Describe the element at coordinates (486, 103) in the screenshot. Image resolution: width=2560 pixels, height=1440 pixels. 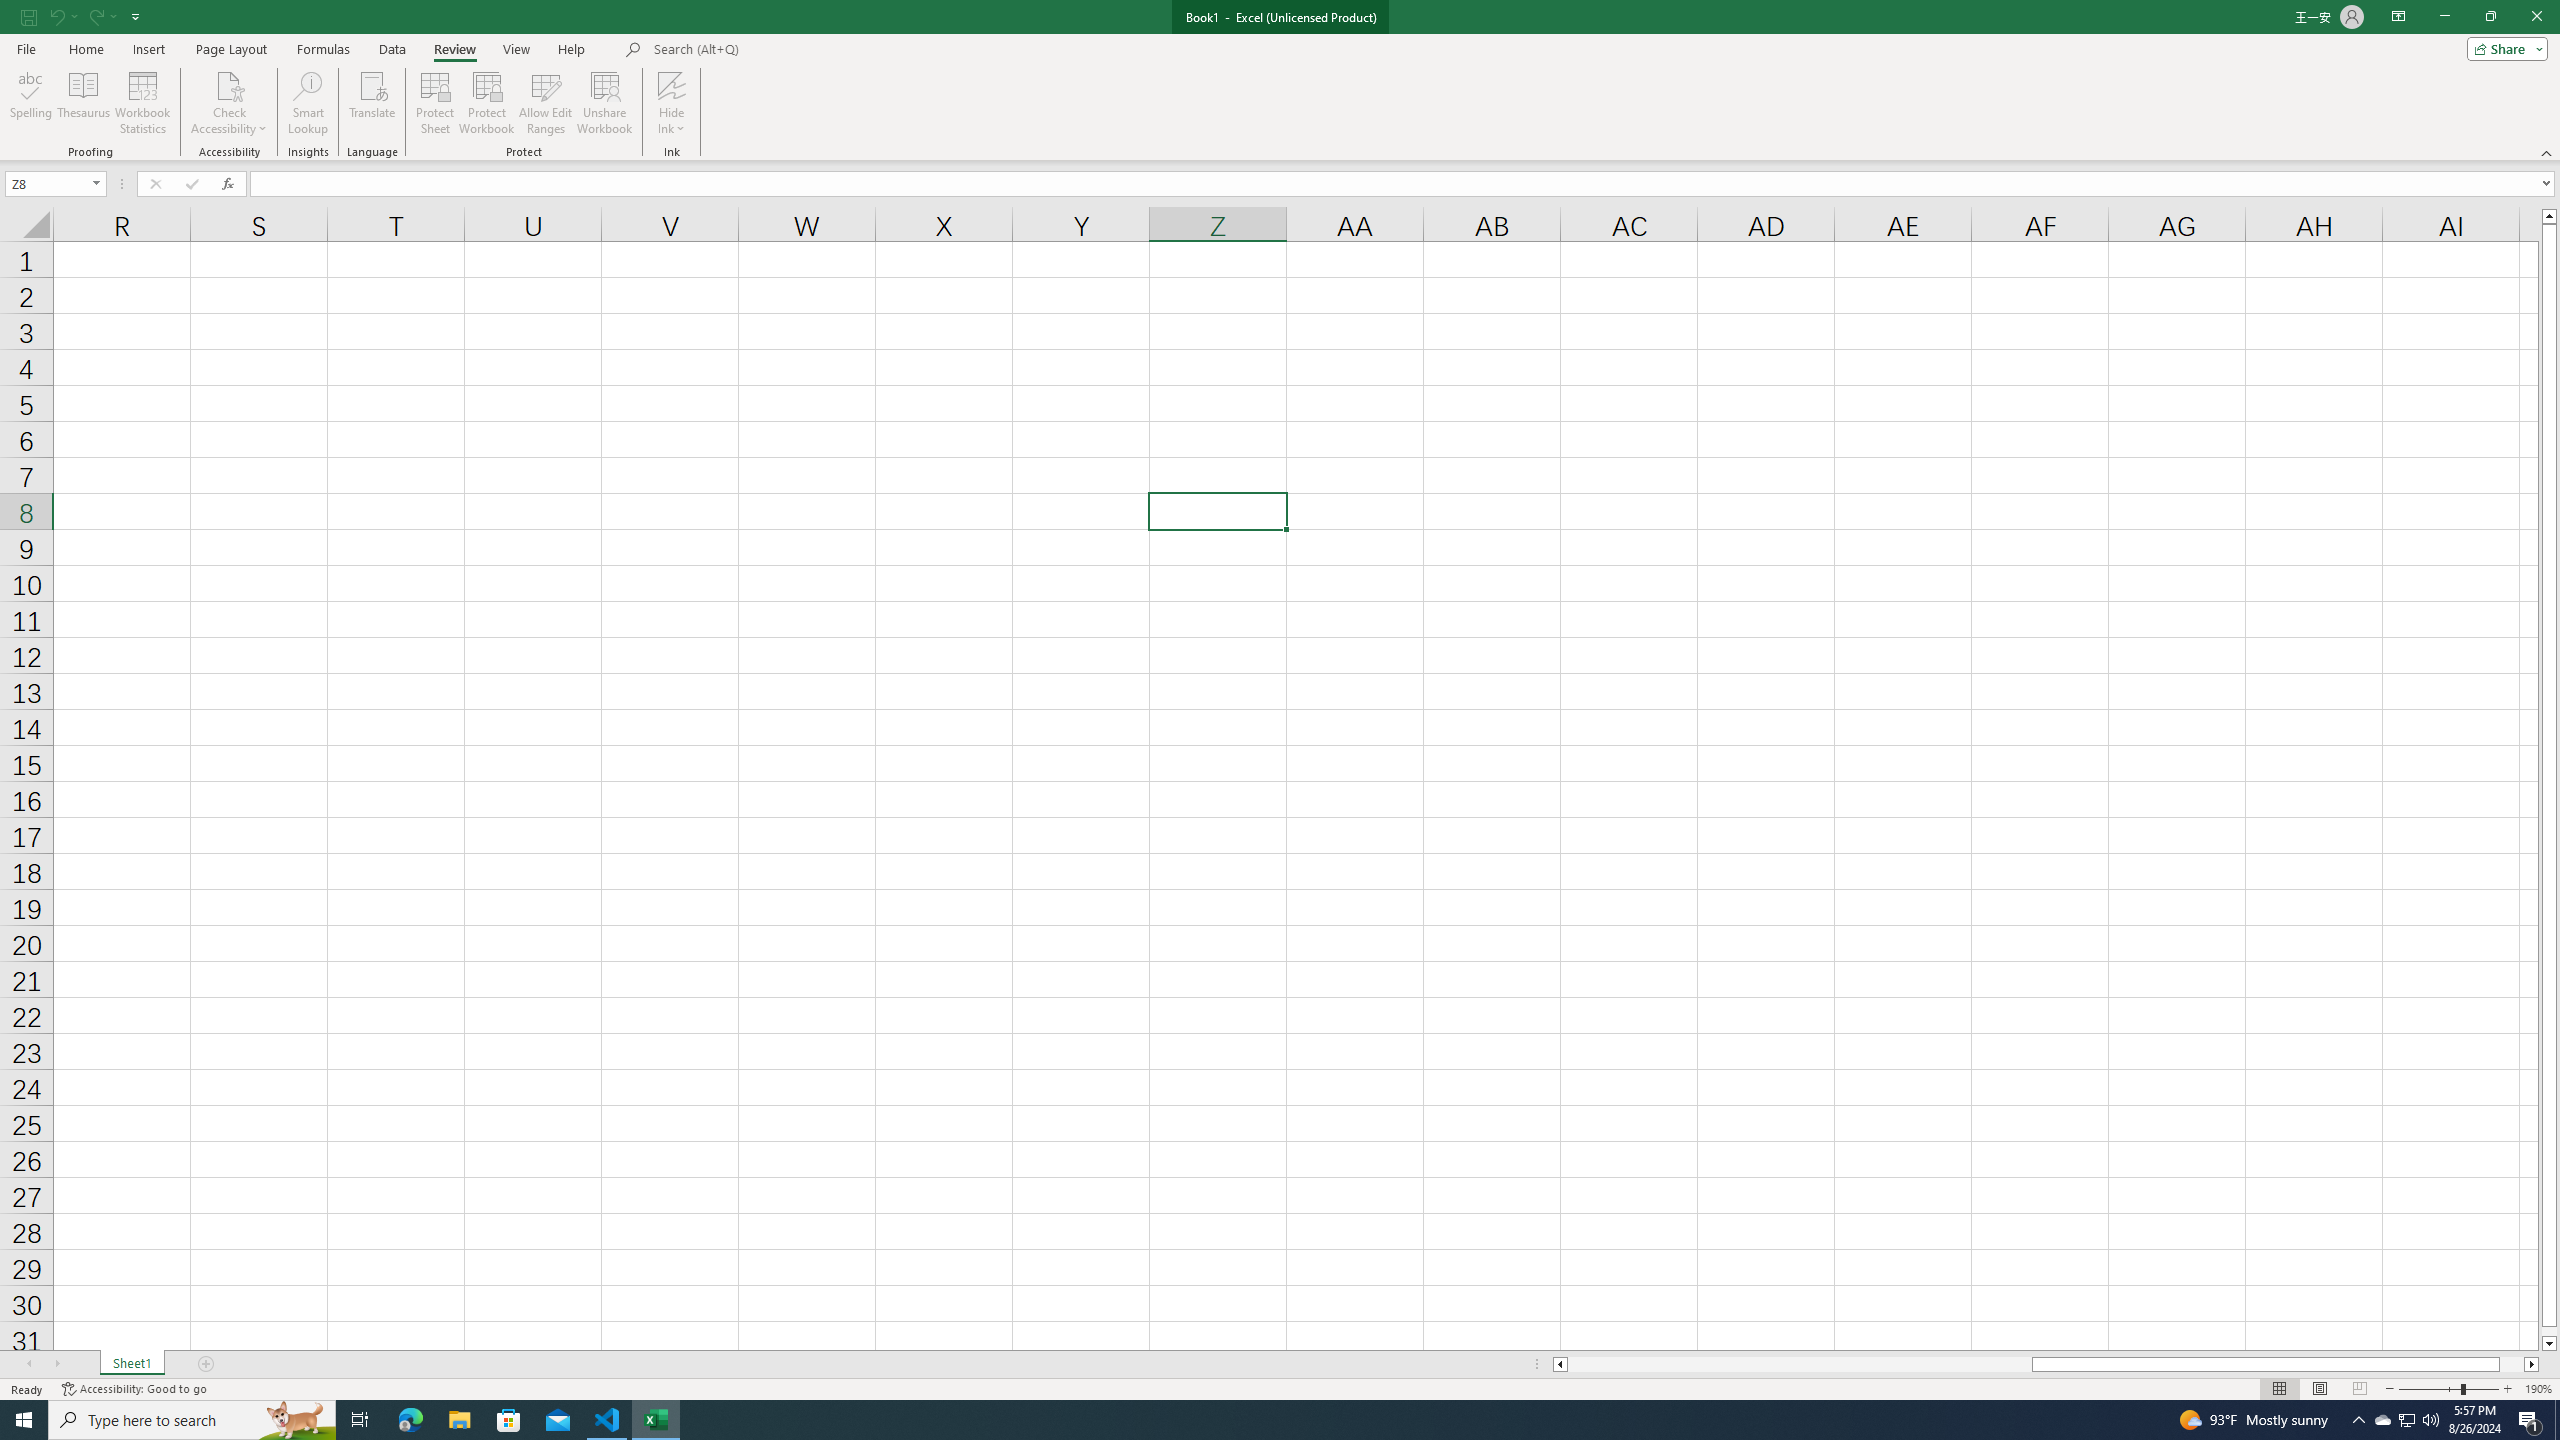
I see `'Protect Workbook...'` at that location.